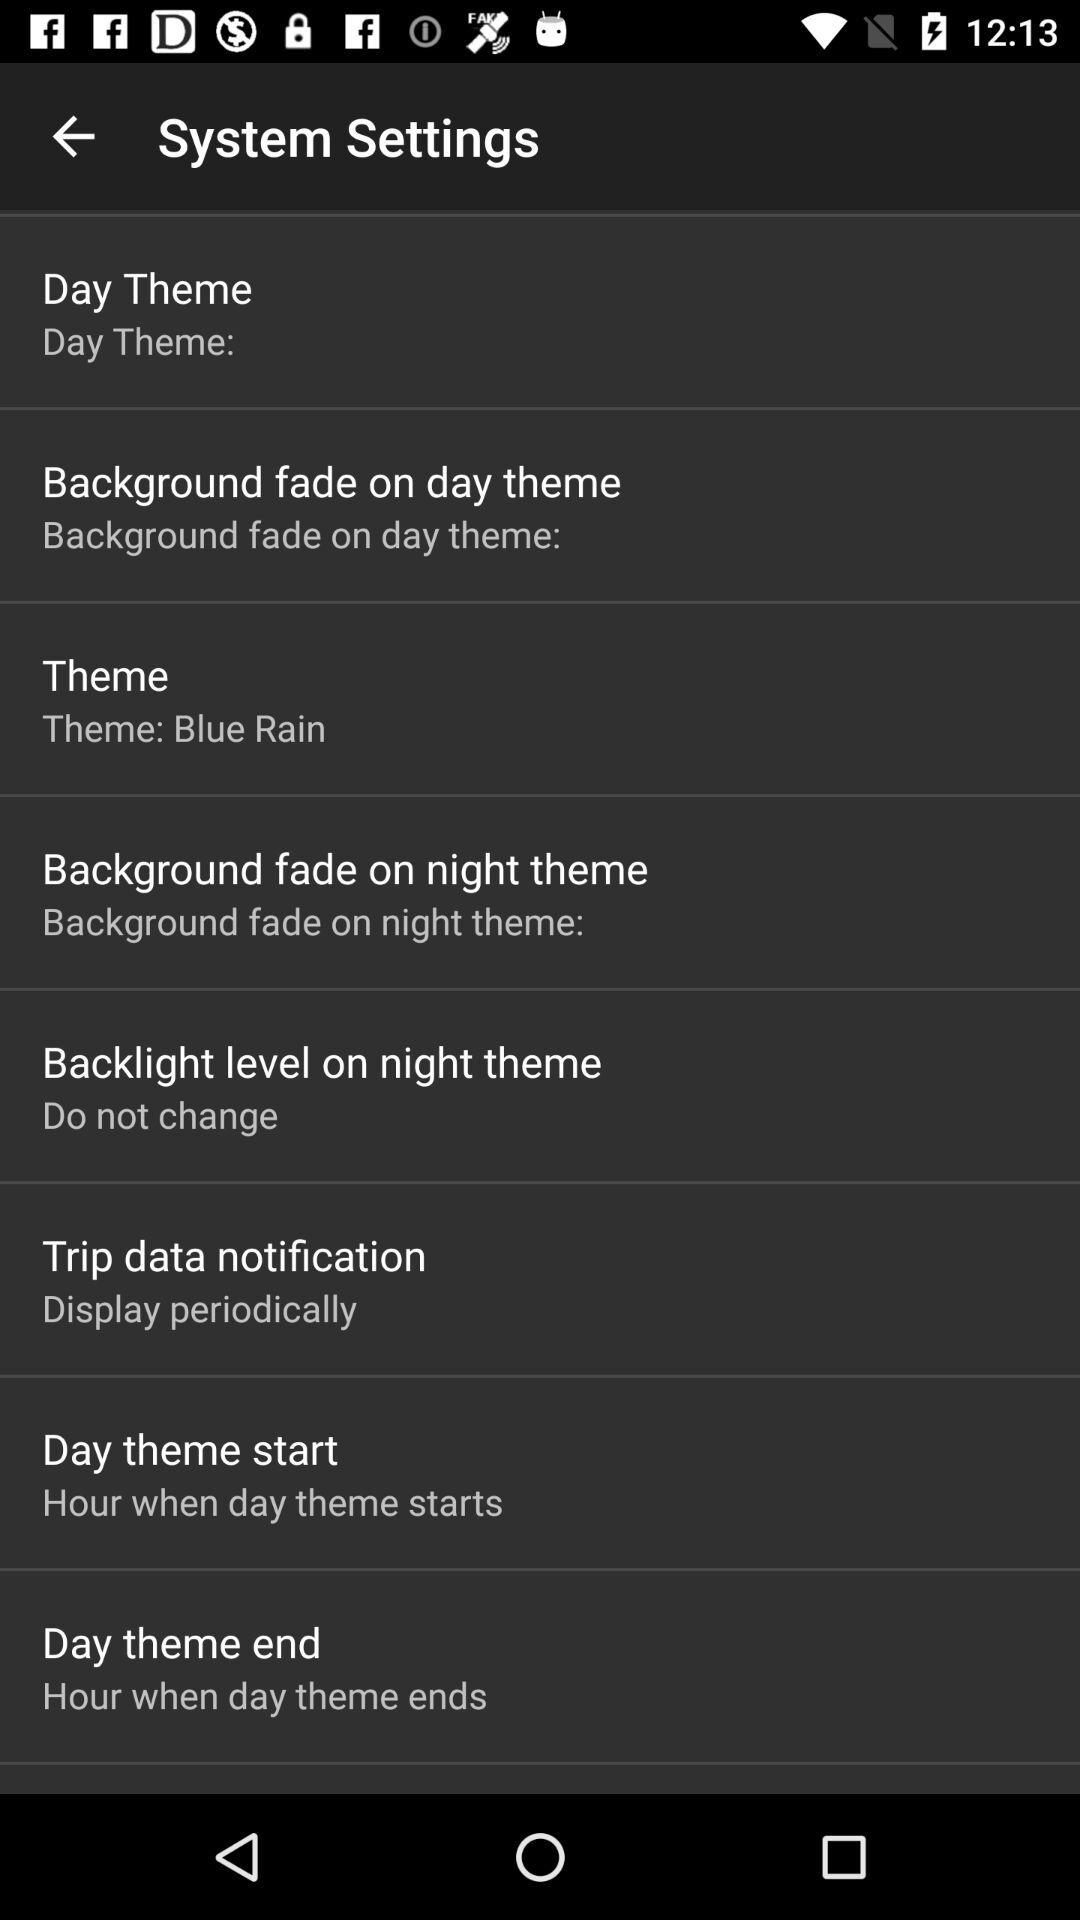 This screenshot has height=1920, width=1080. What do you see at coordinates (233, 1253) in the screenshot?
I see `trip data notification` at bounding box center [233, 1253].